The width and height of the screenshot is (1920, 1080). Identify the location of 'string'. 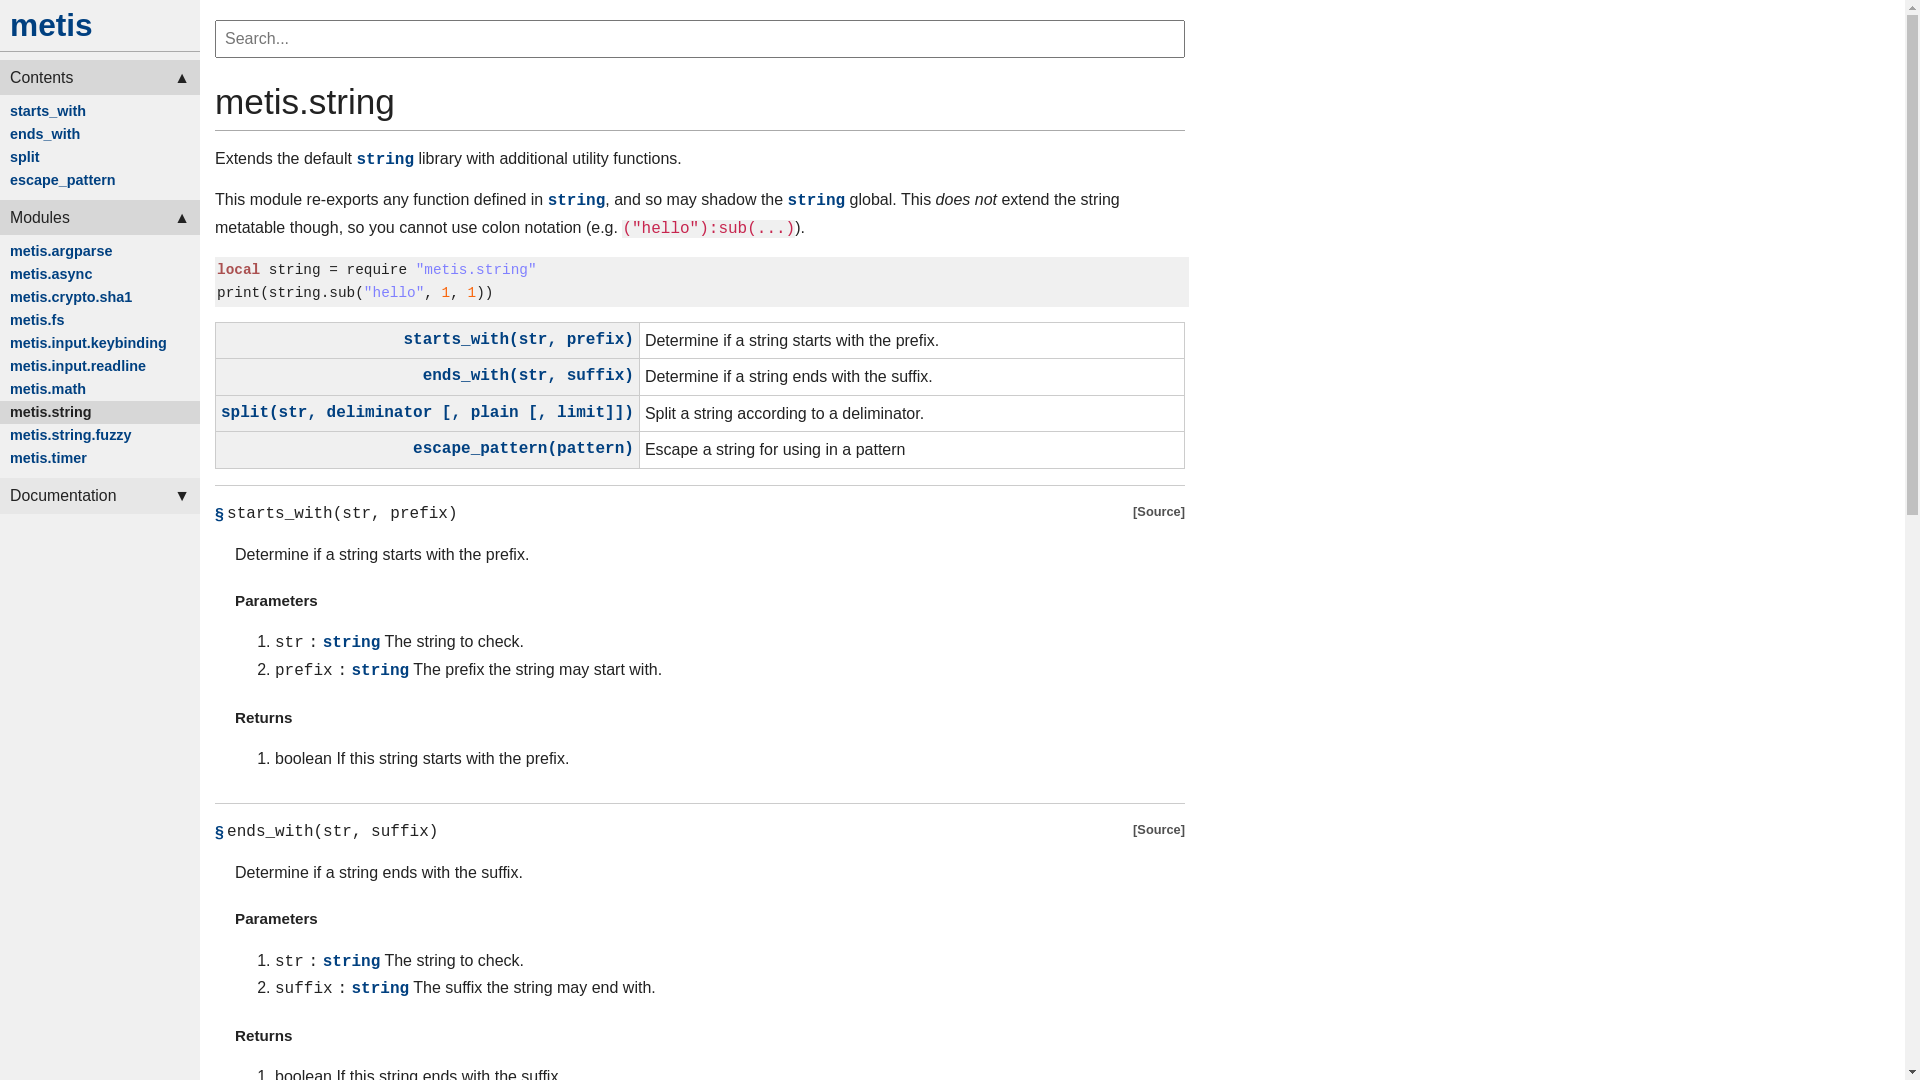
(384, 157).